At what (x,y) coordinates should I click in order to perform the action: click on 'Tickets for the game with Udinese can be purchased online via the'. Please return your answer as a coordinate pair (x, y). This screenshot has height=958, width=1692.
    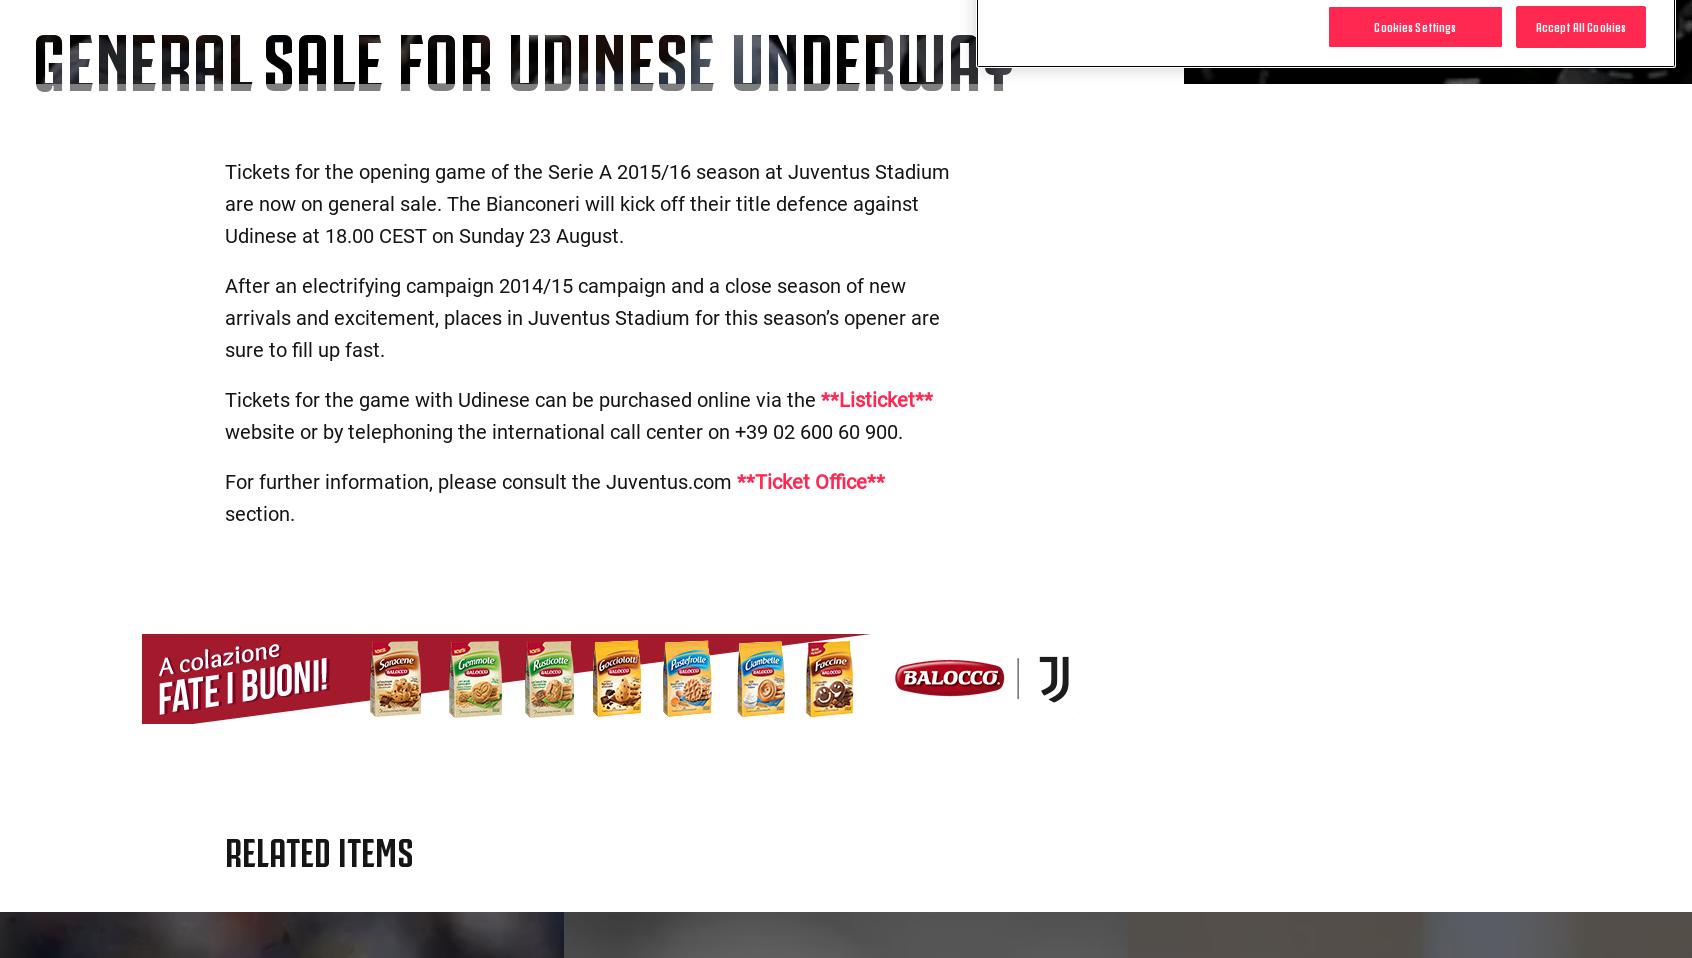
    Looking at the image, I should click on (522, 398).